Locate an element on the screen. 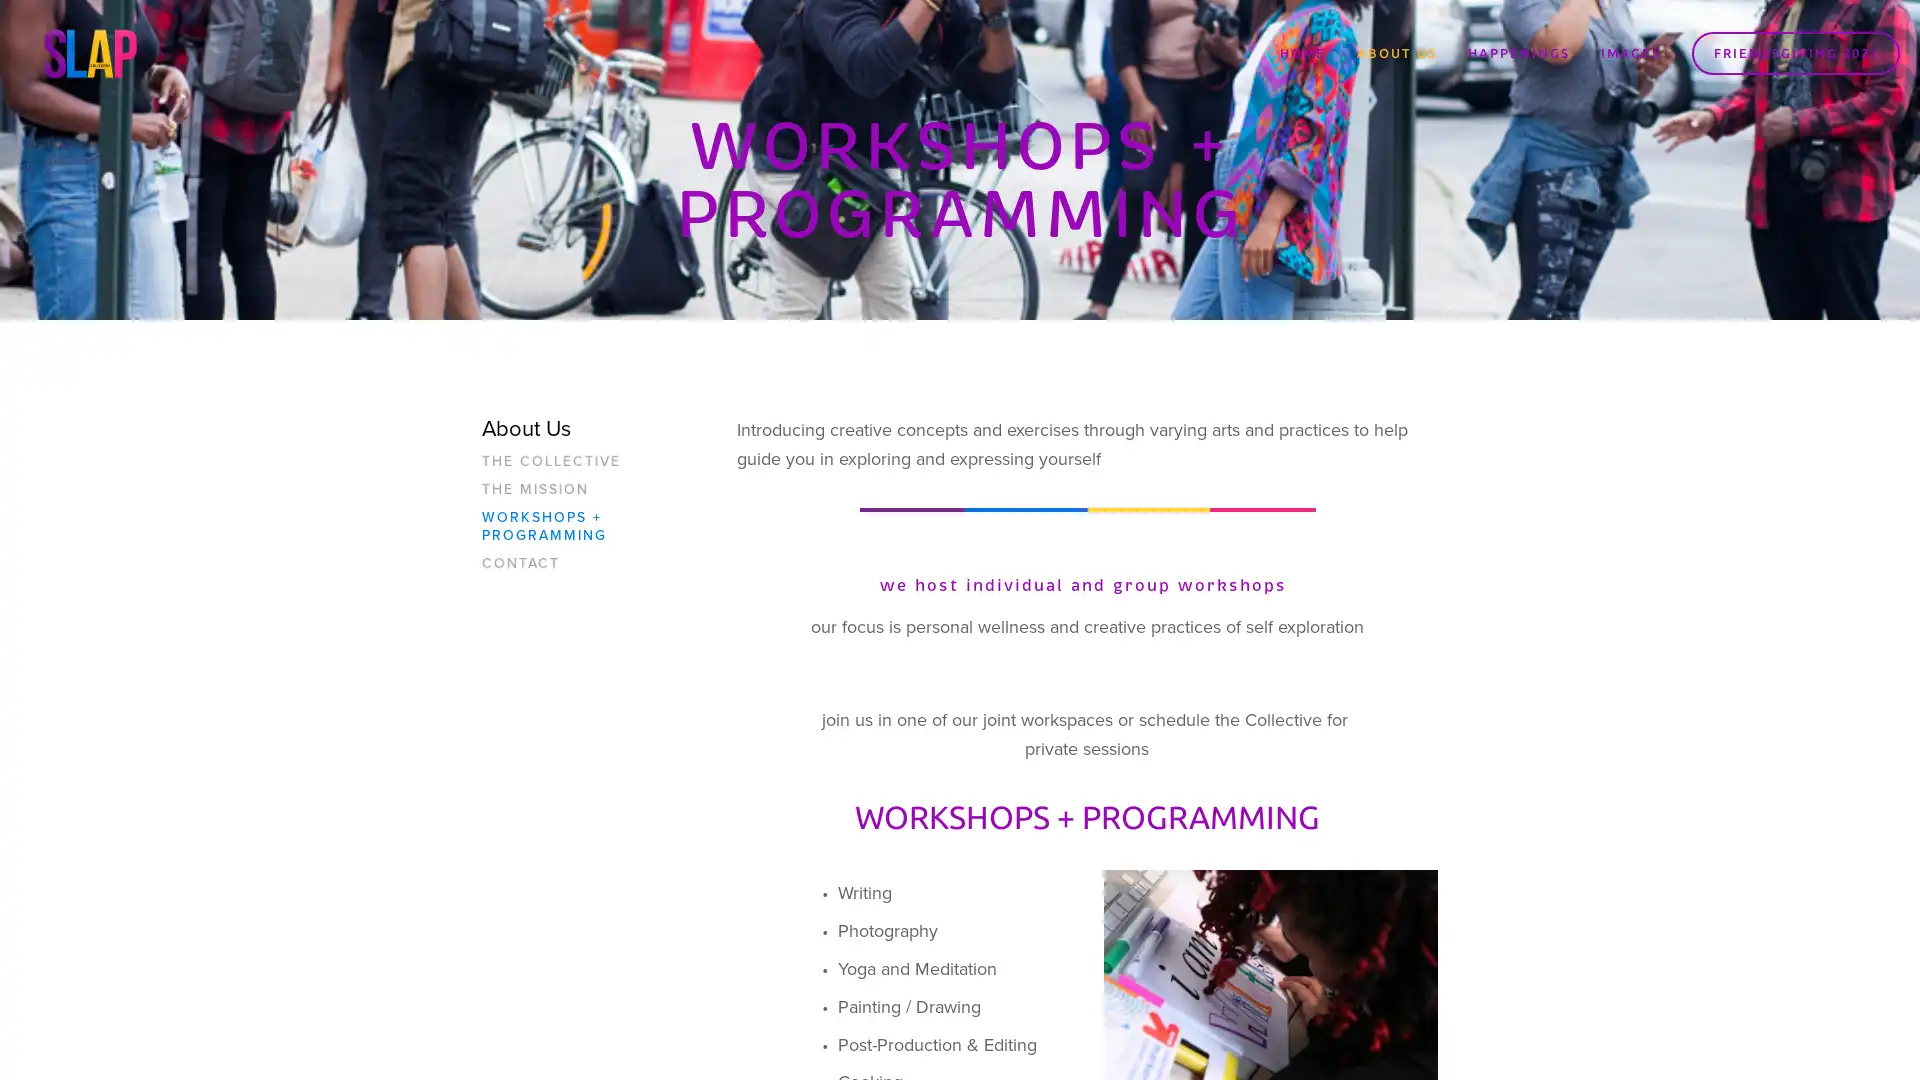 The width and height of the screenshot is (1920, 1080). get mo' SLAP! is located at coordinates (1084, 592).